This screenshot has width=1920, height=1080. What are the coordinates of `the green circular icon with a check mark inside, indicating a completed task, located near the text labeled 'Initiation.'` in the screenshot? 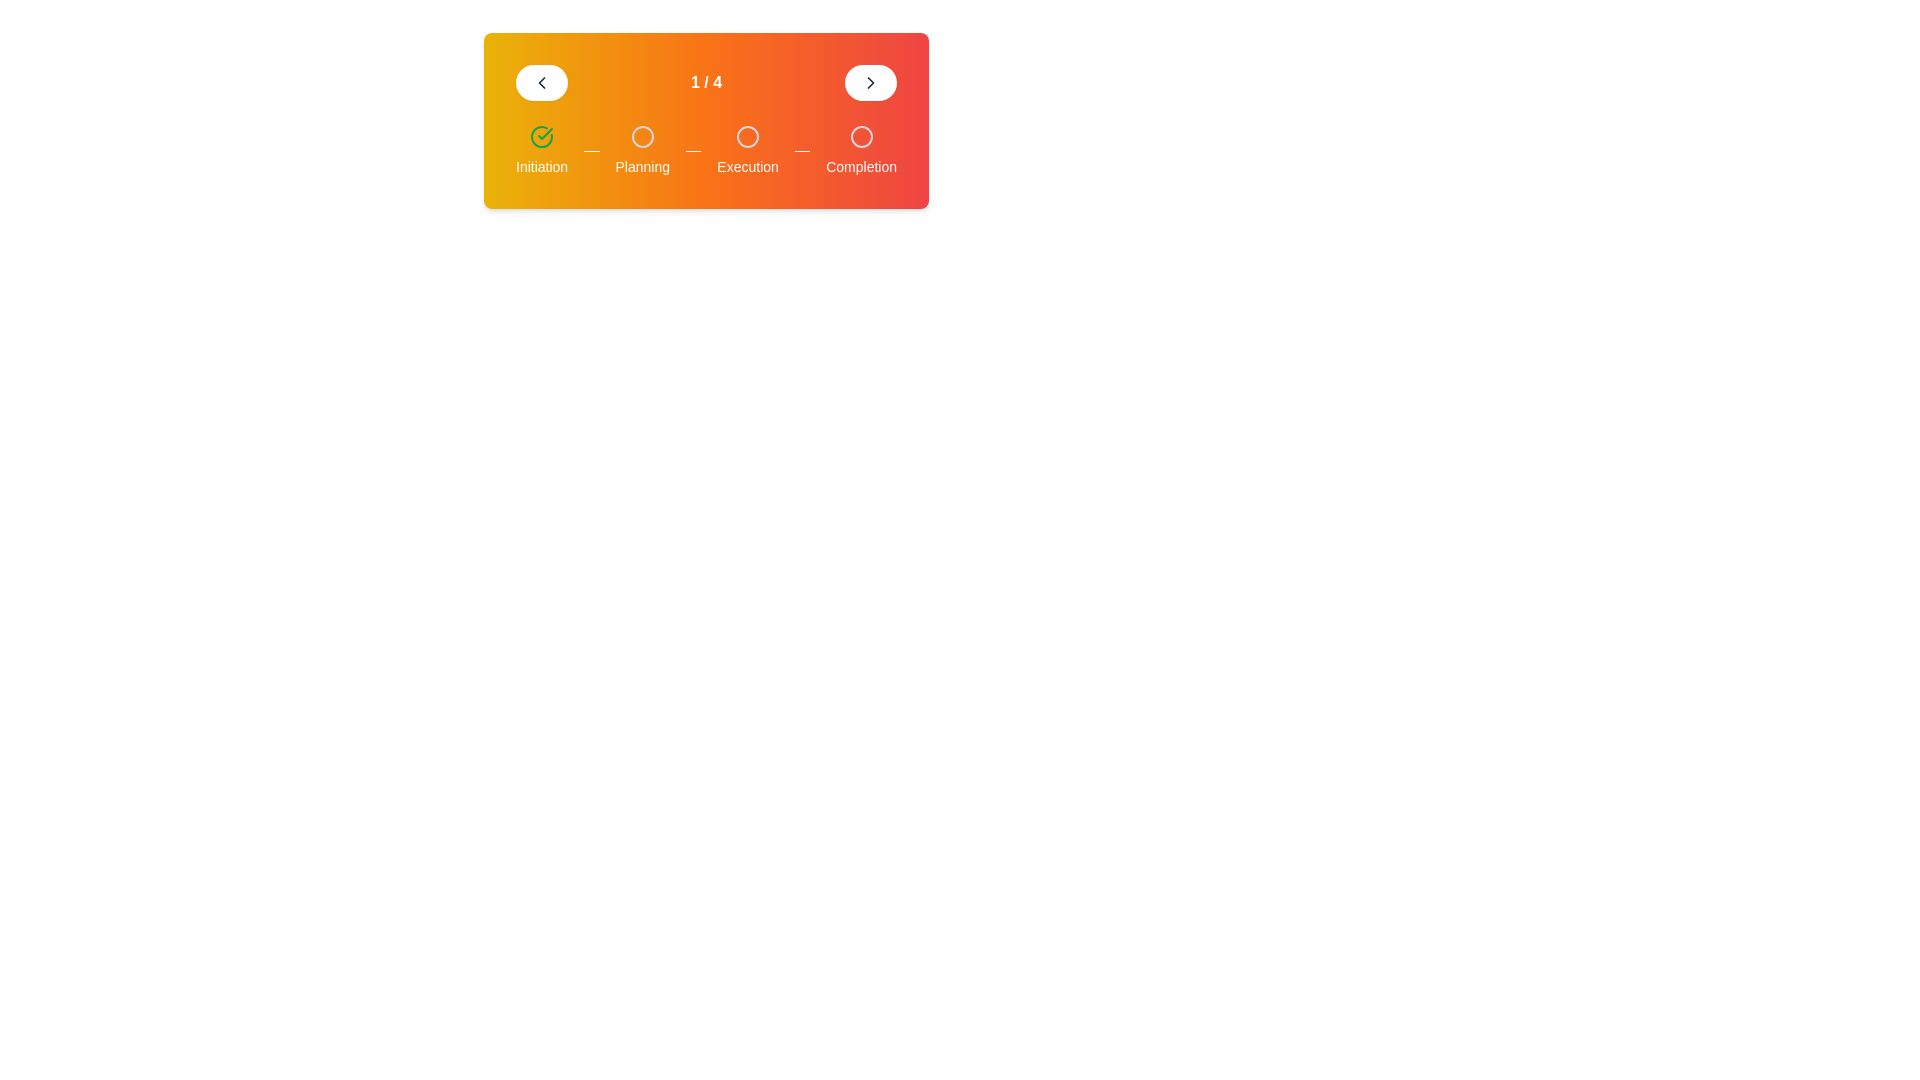 It's located at (542, 136).